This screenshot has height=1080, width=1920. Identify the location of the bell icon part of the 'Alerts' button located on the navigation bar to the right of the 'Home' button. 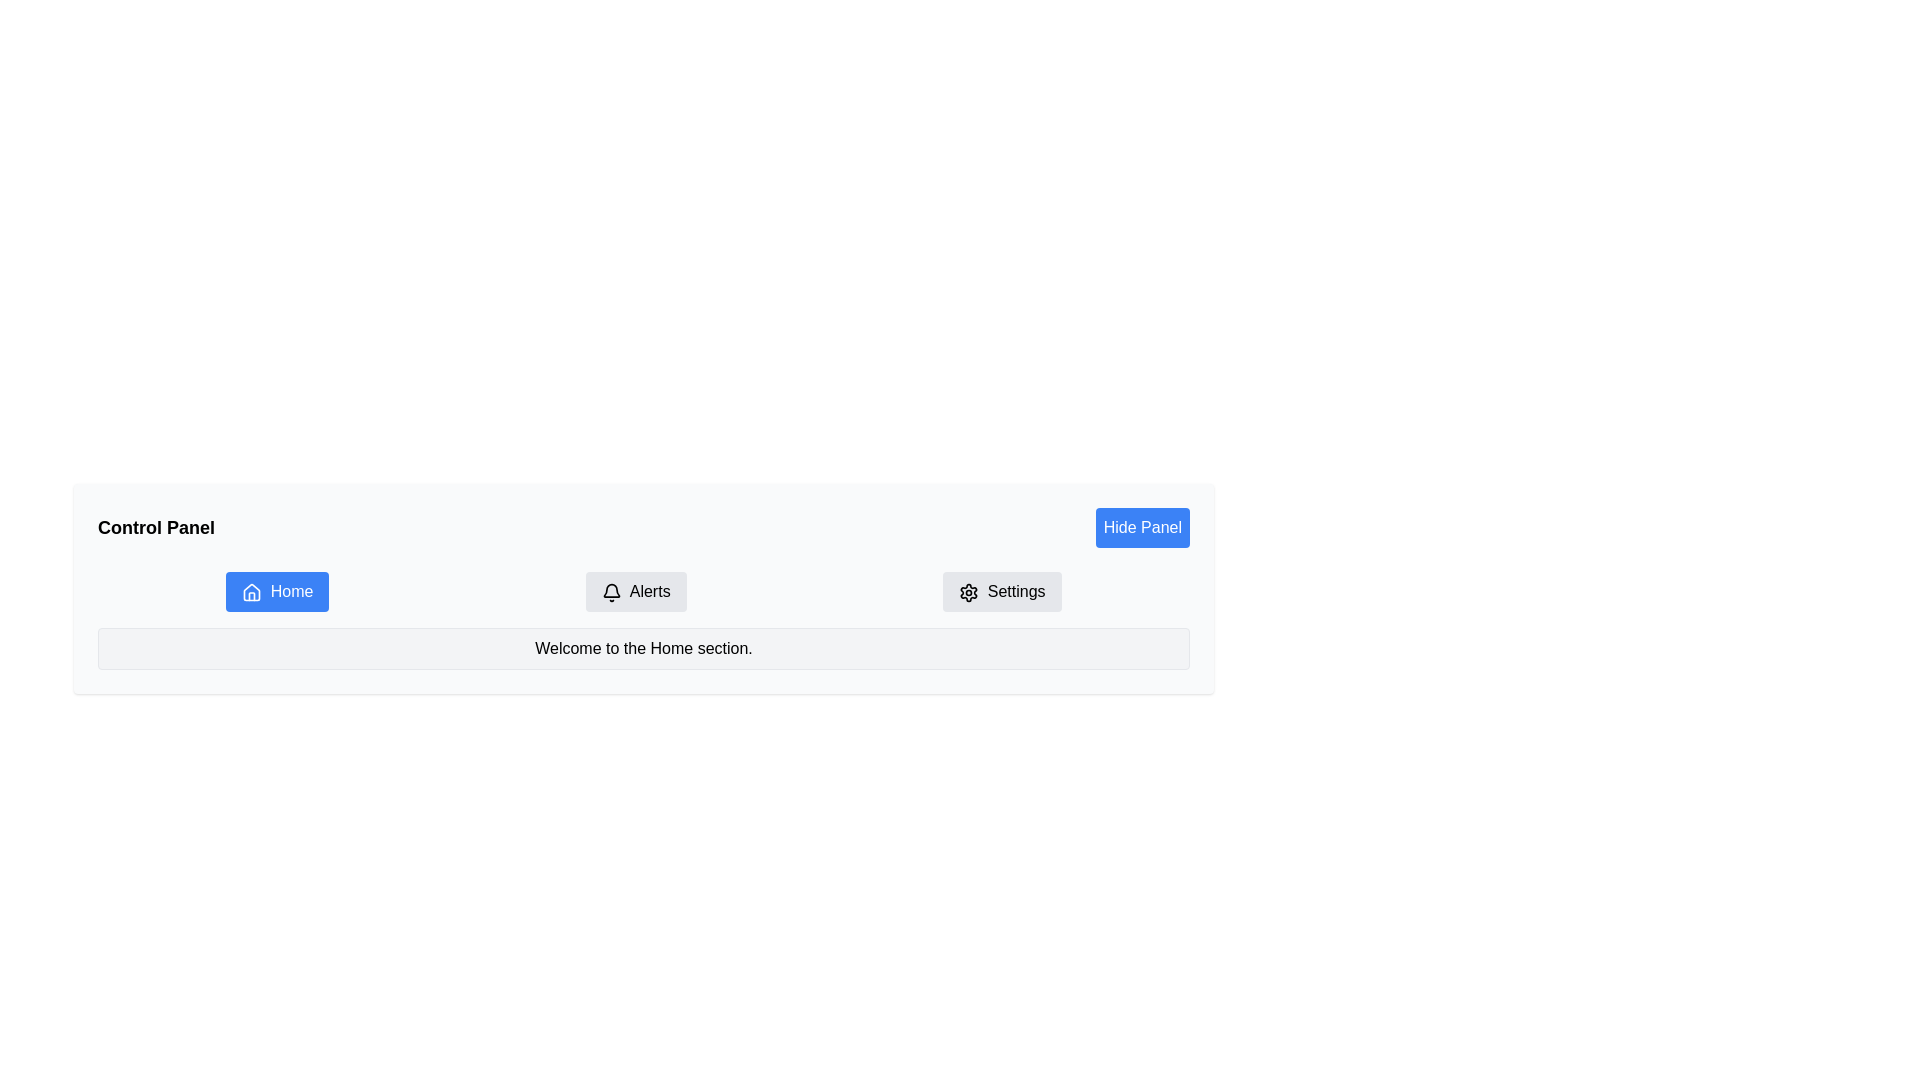
(611, 589).